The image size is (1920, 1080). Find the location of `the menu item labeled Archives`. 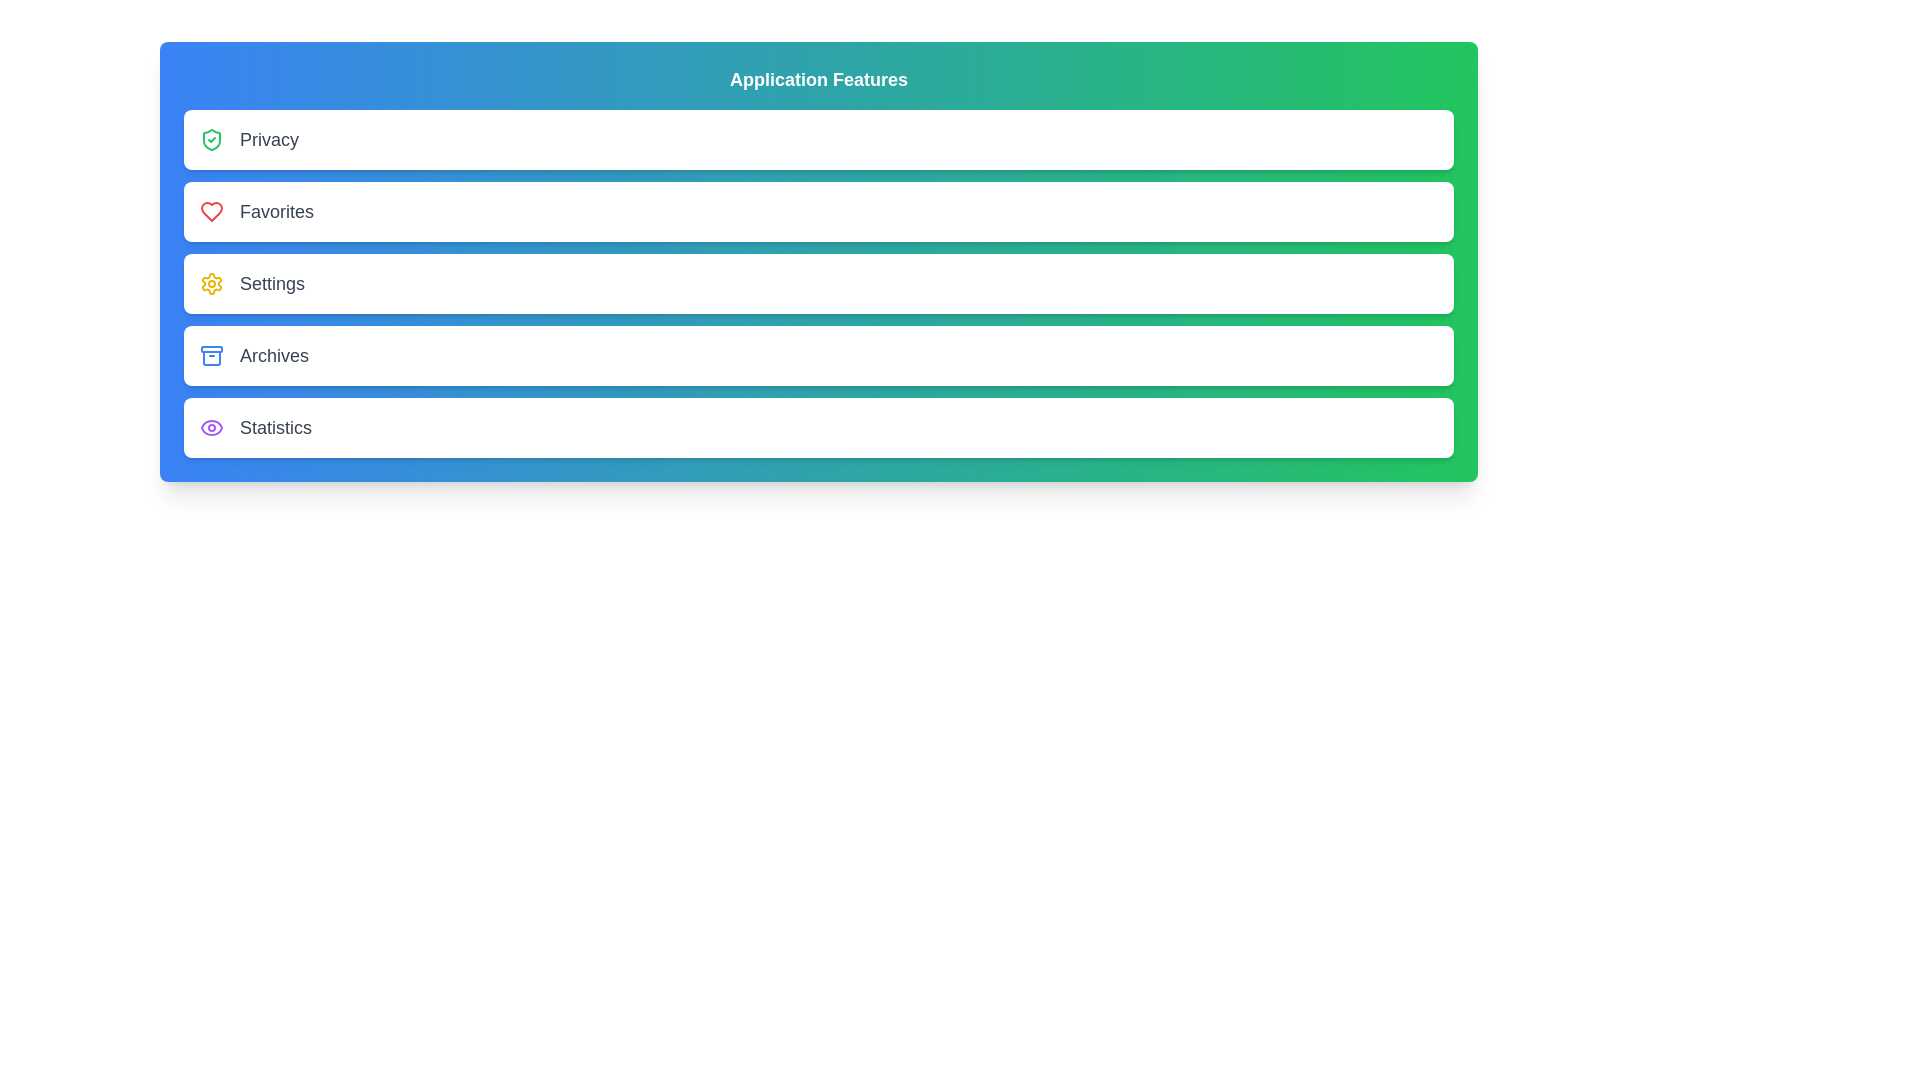

the menu item labeled Archives is located at coordinates (819, 354).